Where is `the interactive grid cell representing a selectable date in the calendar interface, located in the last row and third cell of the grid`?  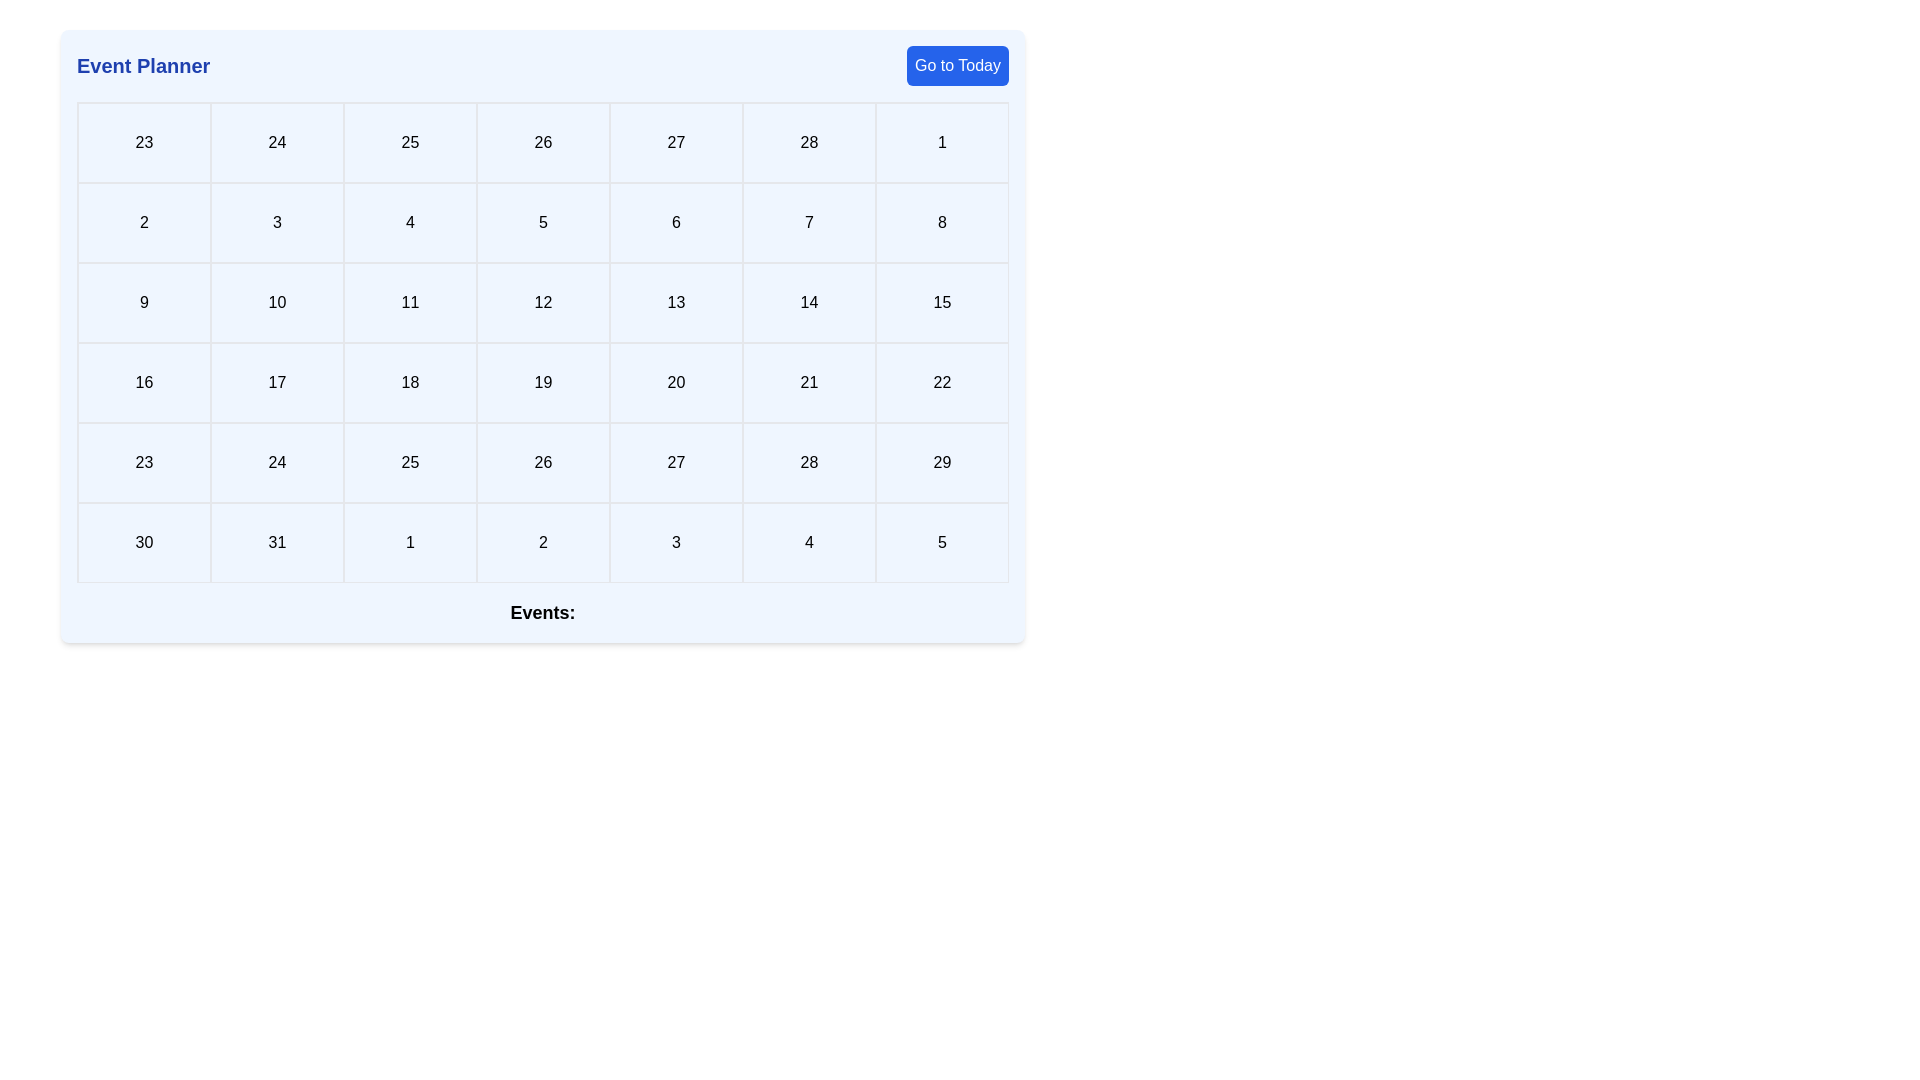
the interactive grid cell representing a selectable date in the calendar interface, located in the last row and third cell of the grid is located at coordinates (676, 543).